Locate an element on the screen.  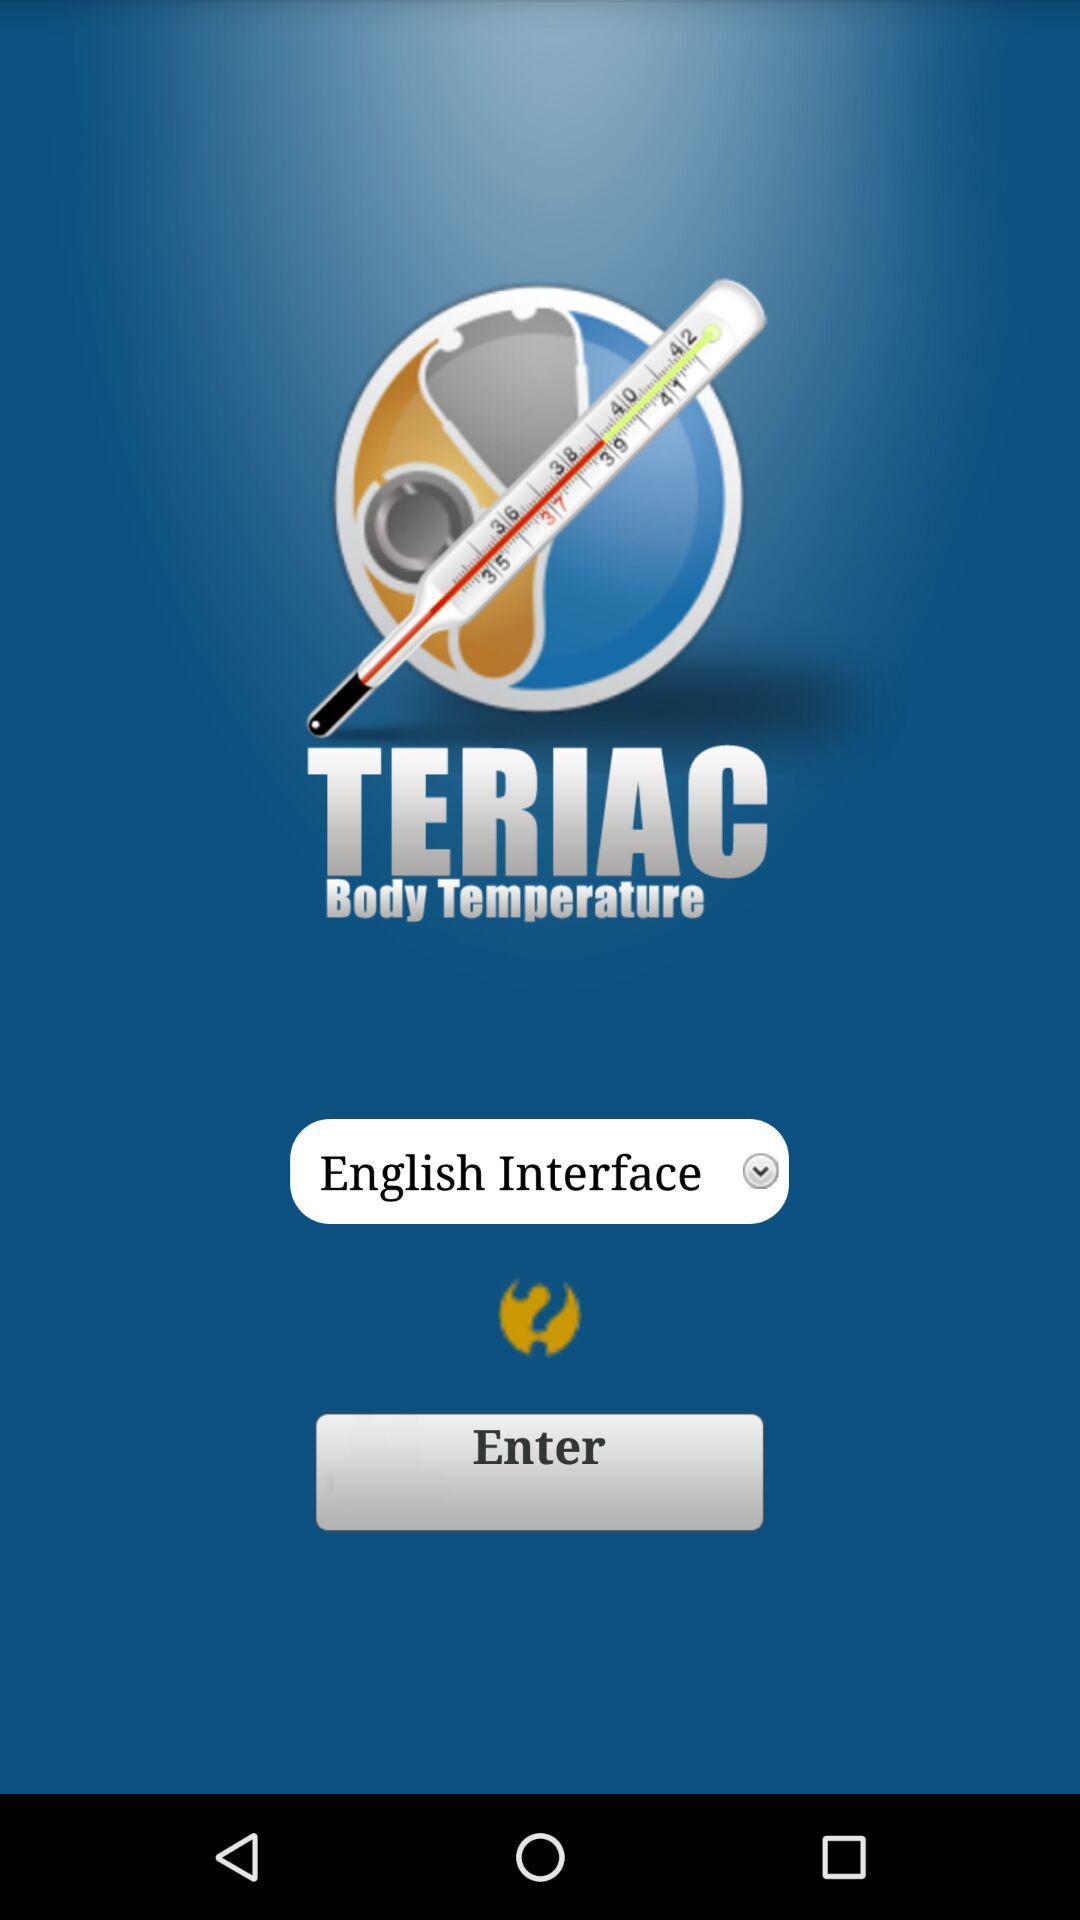
item below english interface app is located at coordinates (540, 1318).